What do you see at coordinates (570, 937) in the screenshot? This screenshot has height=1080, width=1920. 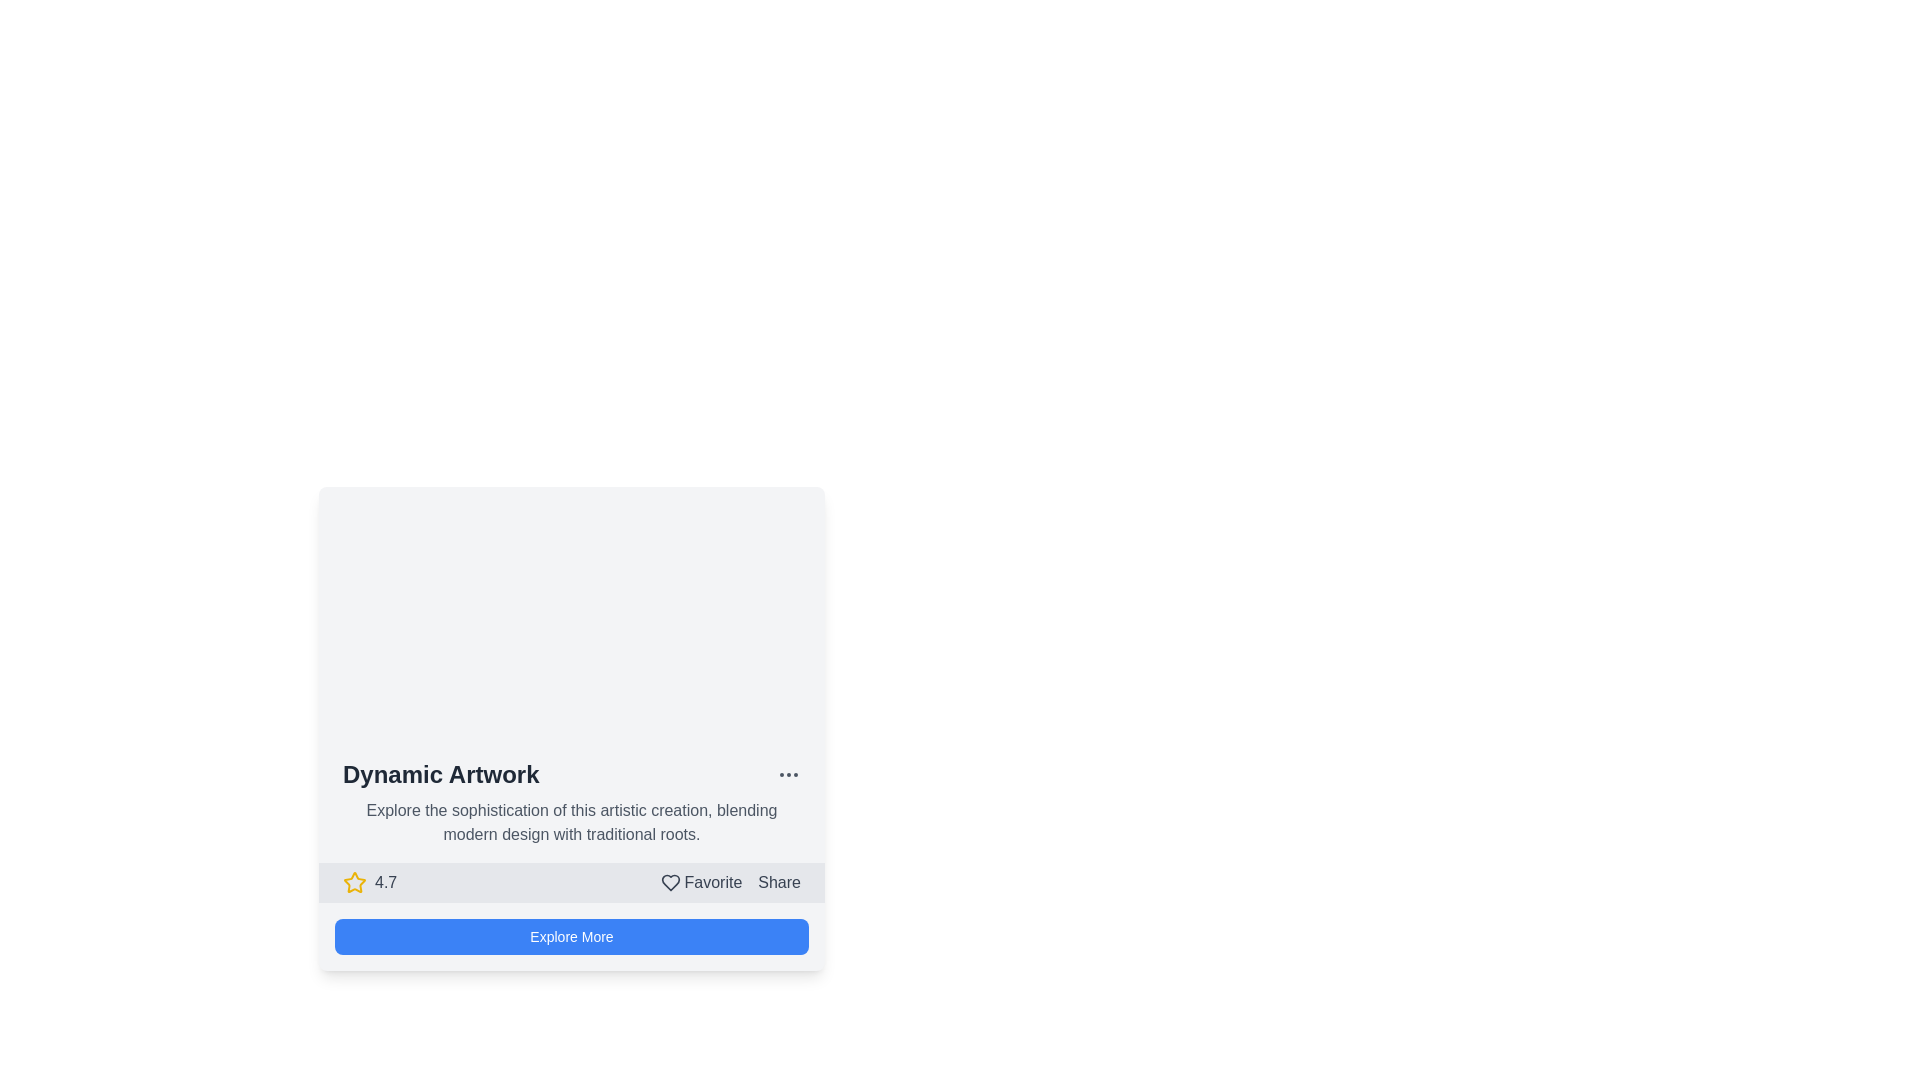 I see `the button located at the bottom of the 'Dynamic Artwork' card layout to proceed` at bounding box center [570, 937].